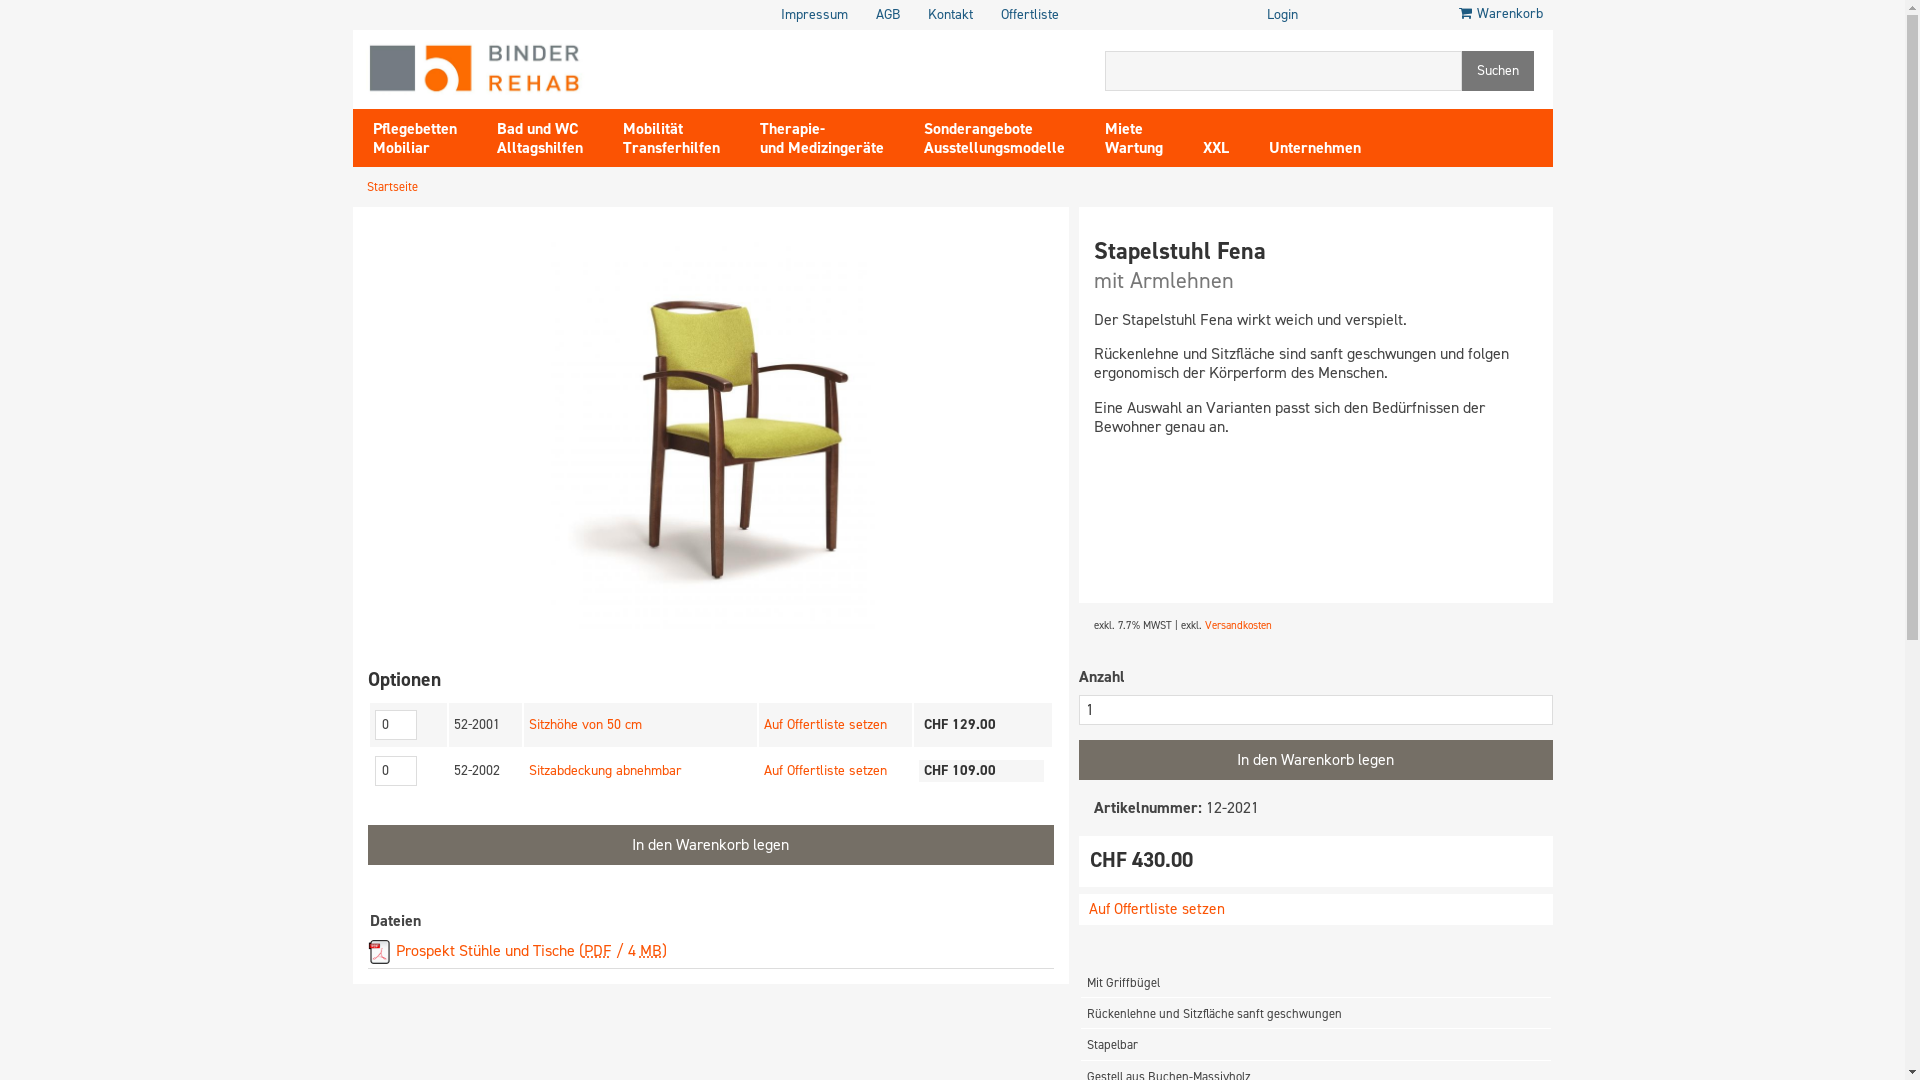 This screenshot has height=1080, width=1920. What do you see at coordinates (994, 136) in the screenshot?
I see `'Sonderangebote` at bounding box center [994, 136].